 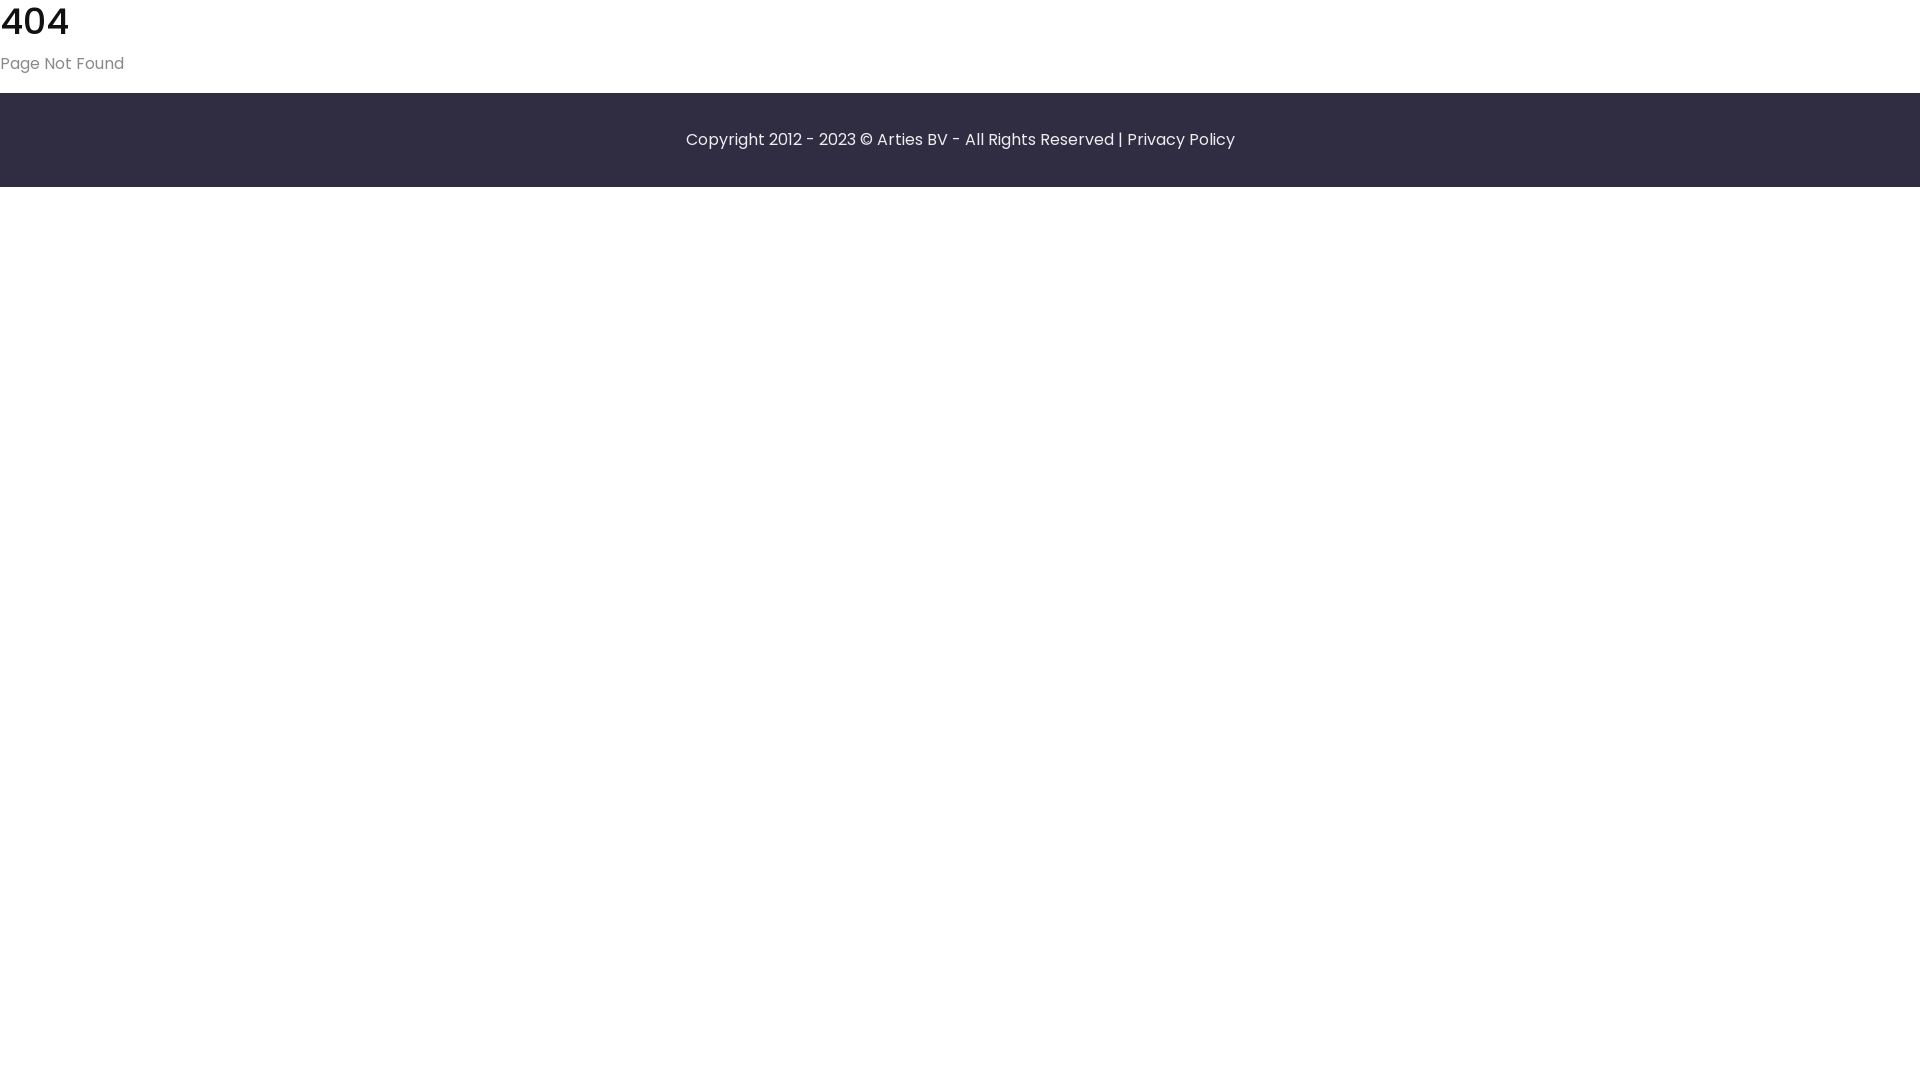 What do you see at coordinates (1180, 138) in the screenshot?
I see `'Privacy Policy'` at bounding box center [1180, 138].